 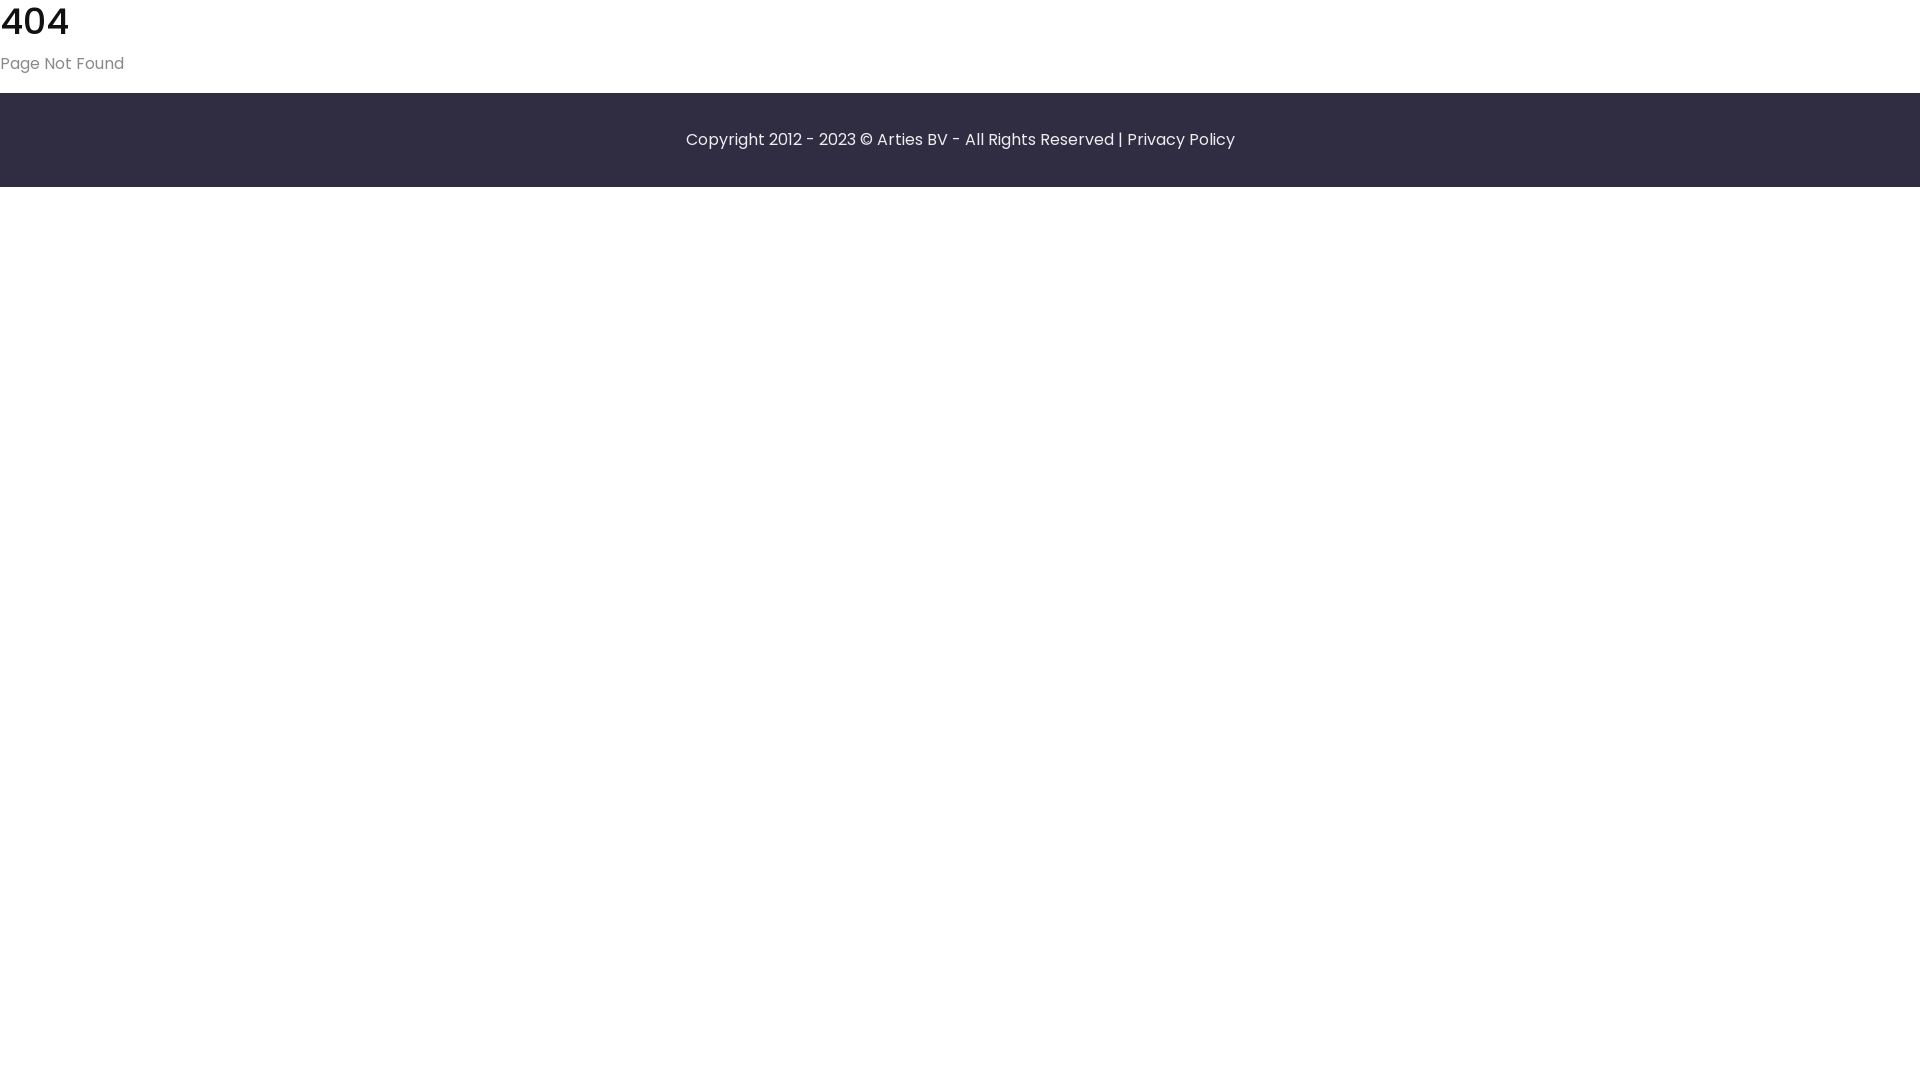 What do you see at coordinates (1180, 138) in the screenshot?
I see `'Privacy Policy'` at bounding box center [1180, 138].